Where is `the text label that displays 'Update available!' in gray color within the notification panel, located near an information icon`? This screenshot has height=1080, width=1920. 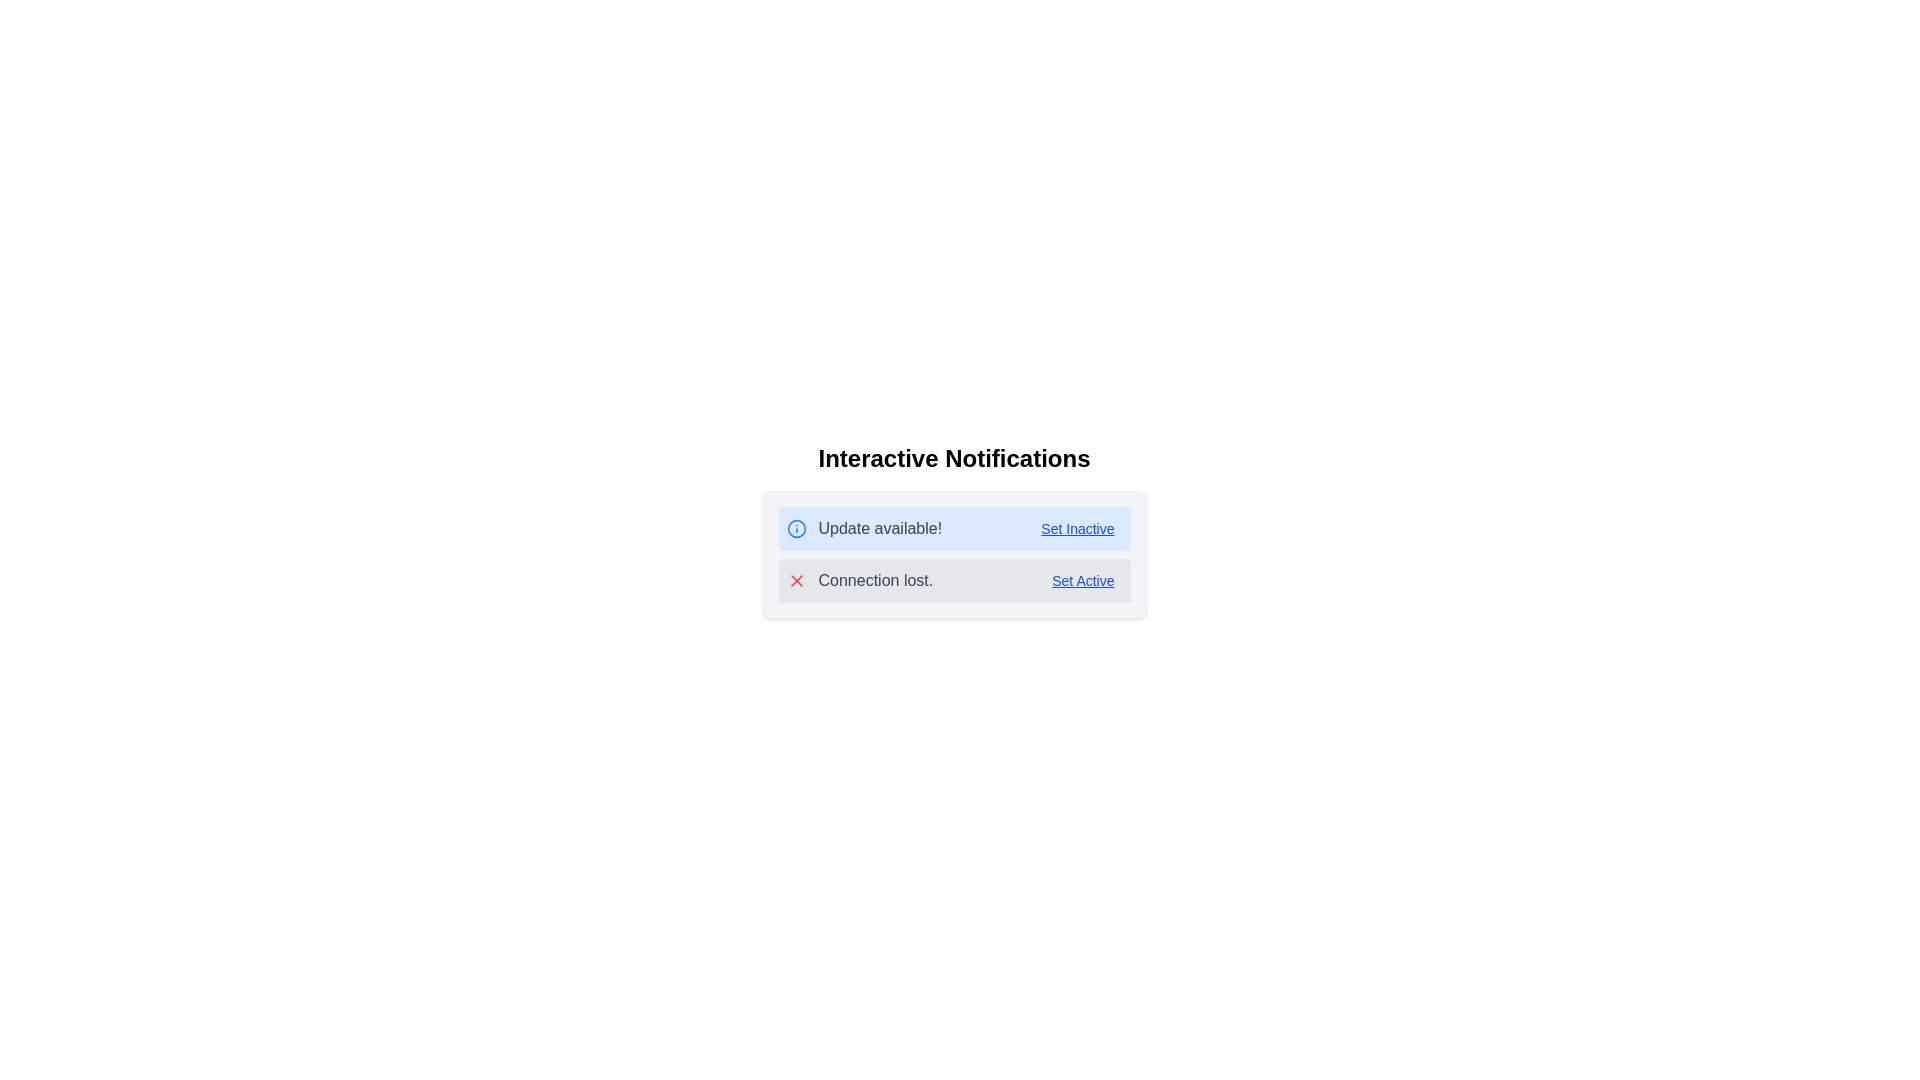
the text label that displays 'Update available!' in gray color within the notification panel, located near an information icon is located at coordinates (880, 527).